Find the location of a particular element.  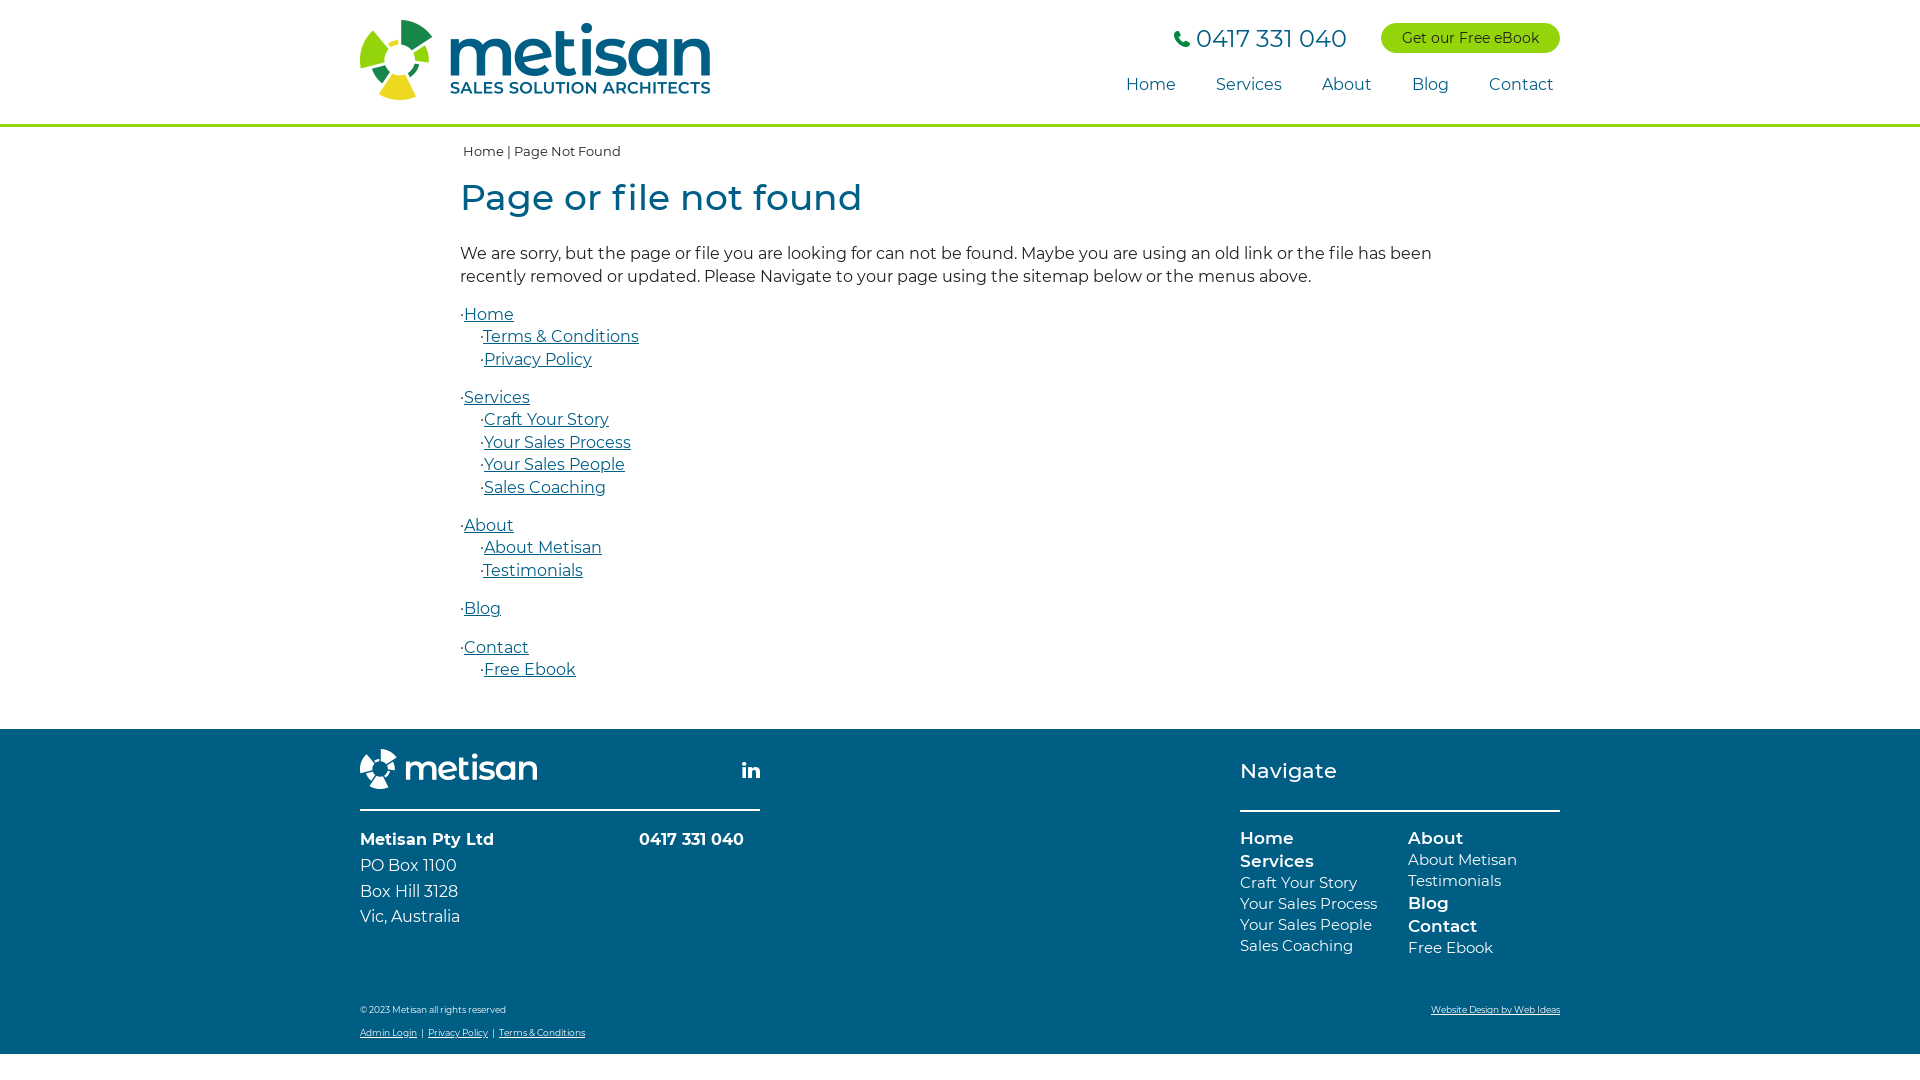

'Home' is located at coordinates (1151, 84).